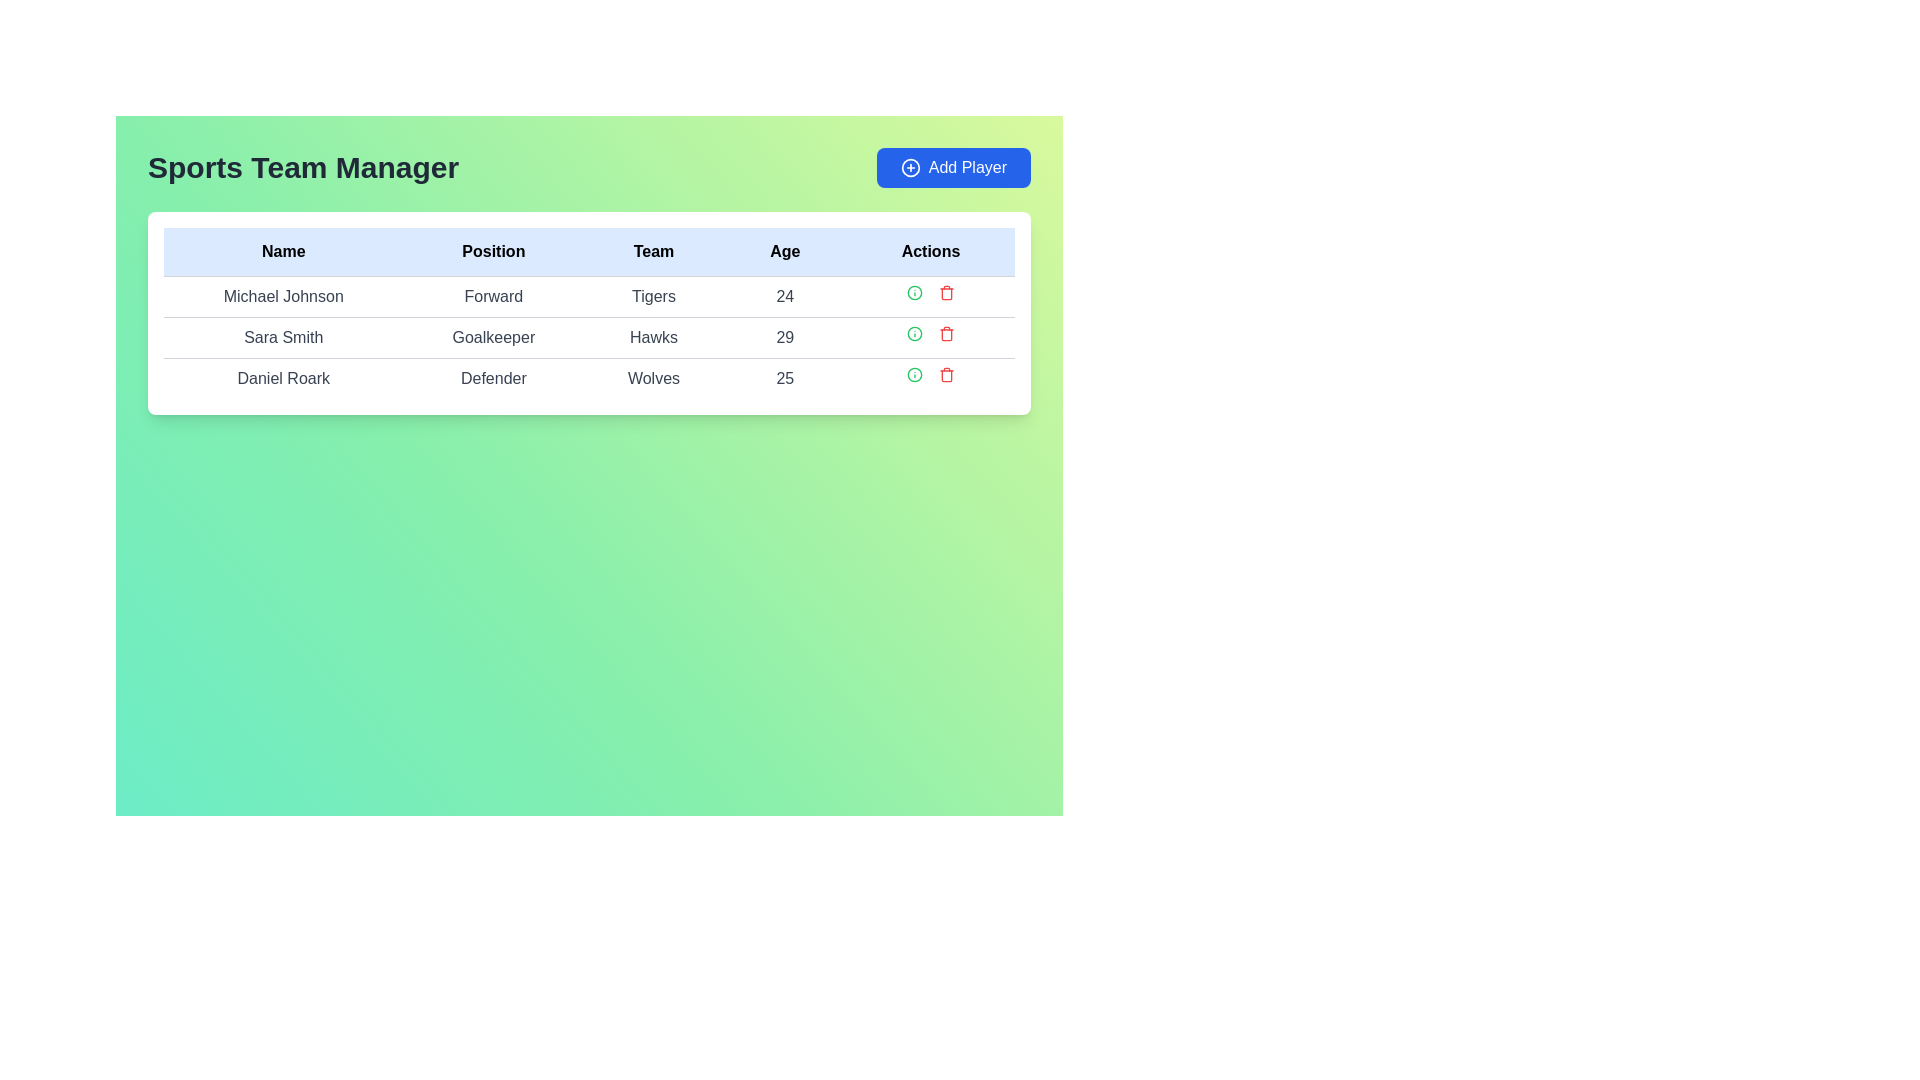 The width and height of the screenshot is (1920, 1080). Describe the element at coordinates (653, 337) in the screenshot. I see `the text label displaying 'Hawks' in the 'Team' column of the table, which is part of the row for 'Sara Smith'` at that location.